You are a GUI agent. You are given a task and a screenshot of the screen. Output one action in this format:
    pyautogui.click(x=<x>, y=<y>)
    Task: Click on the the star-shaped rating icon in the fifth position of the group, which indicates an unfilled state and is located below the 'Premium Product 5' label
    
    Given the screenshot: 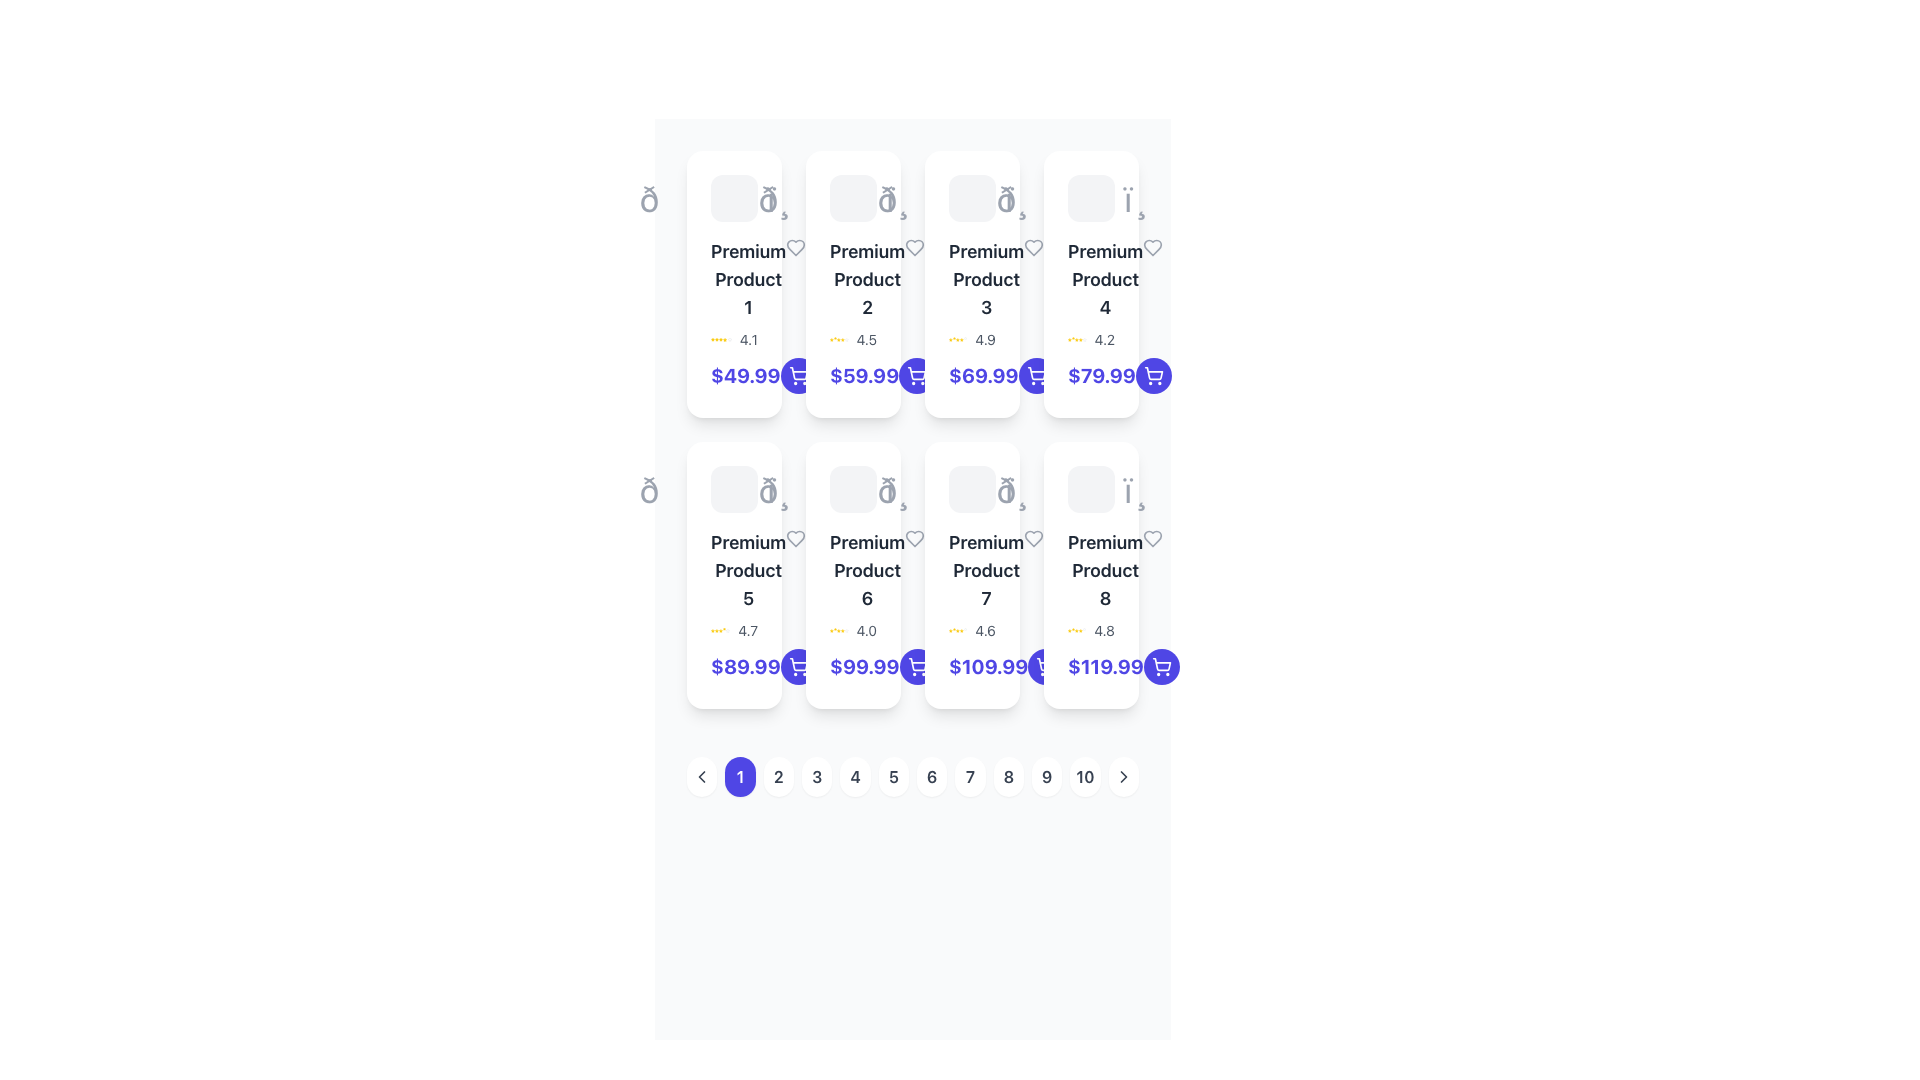 What is the action you would take?
    pyautogui.click(x=727, y=631)
    